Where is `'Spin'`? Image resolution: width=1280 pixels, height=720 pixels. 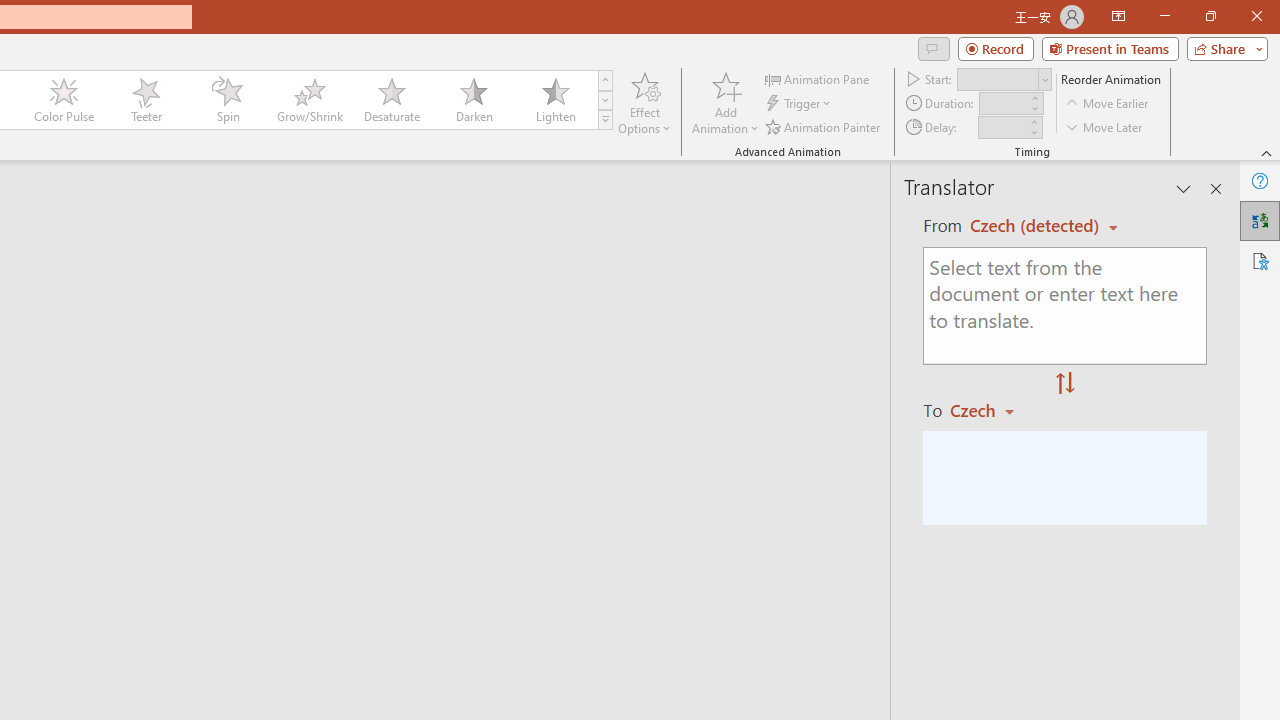 'Spin' is located at coordinates (227, 100).